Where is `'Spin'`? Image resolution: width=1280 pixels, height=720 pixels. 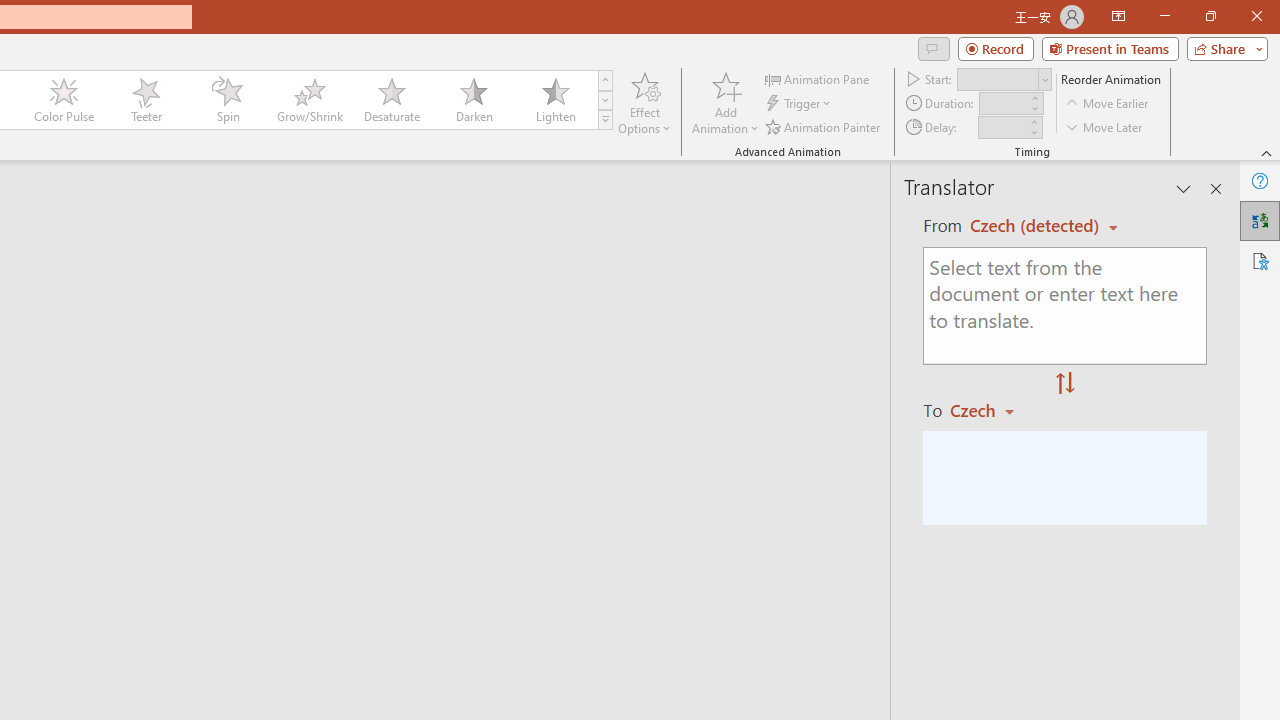 'Spin' is located at coordinates (227, 100).